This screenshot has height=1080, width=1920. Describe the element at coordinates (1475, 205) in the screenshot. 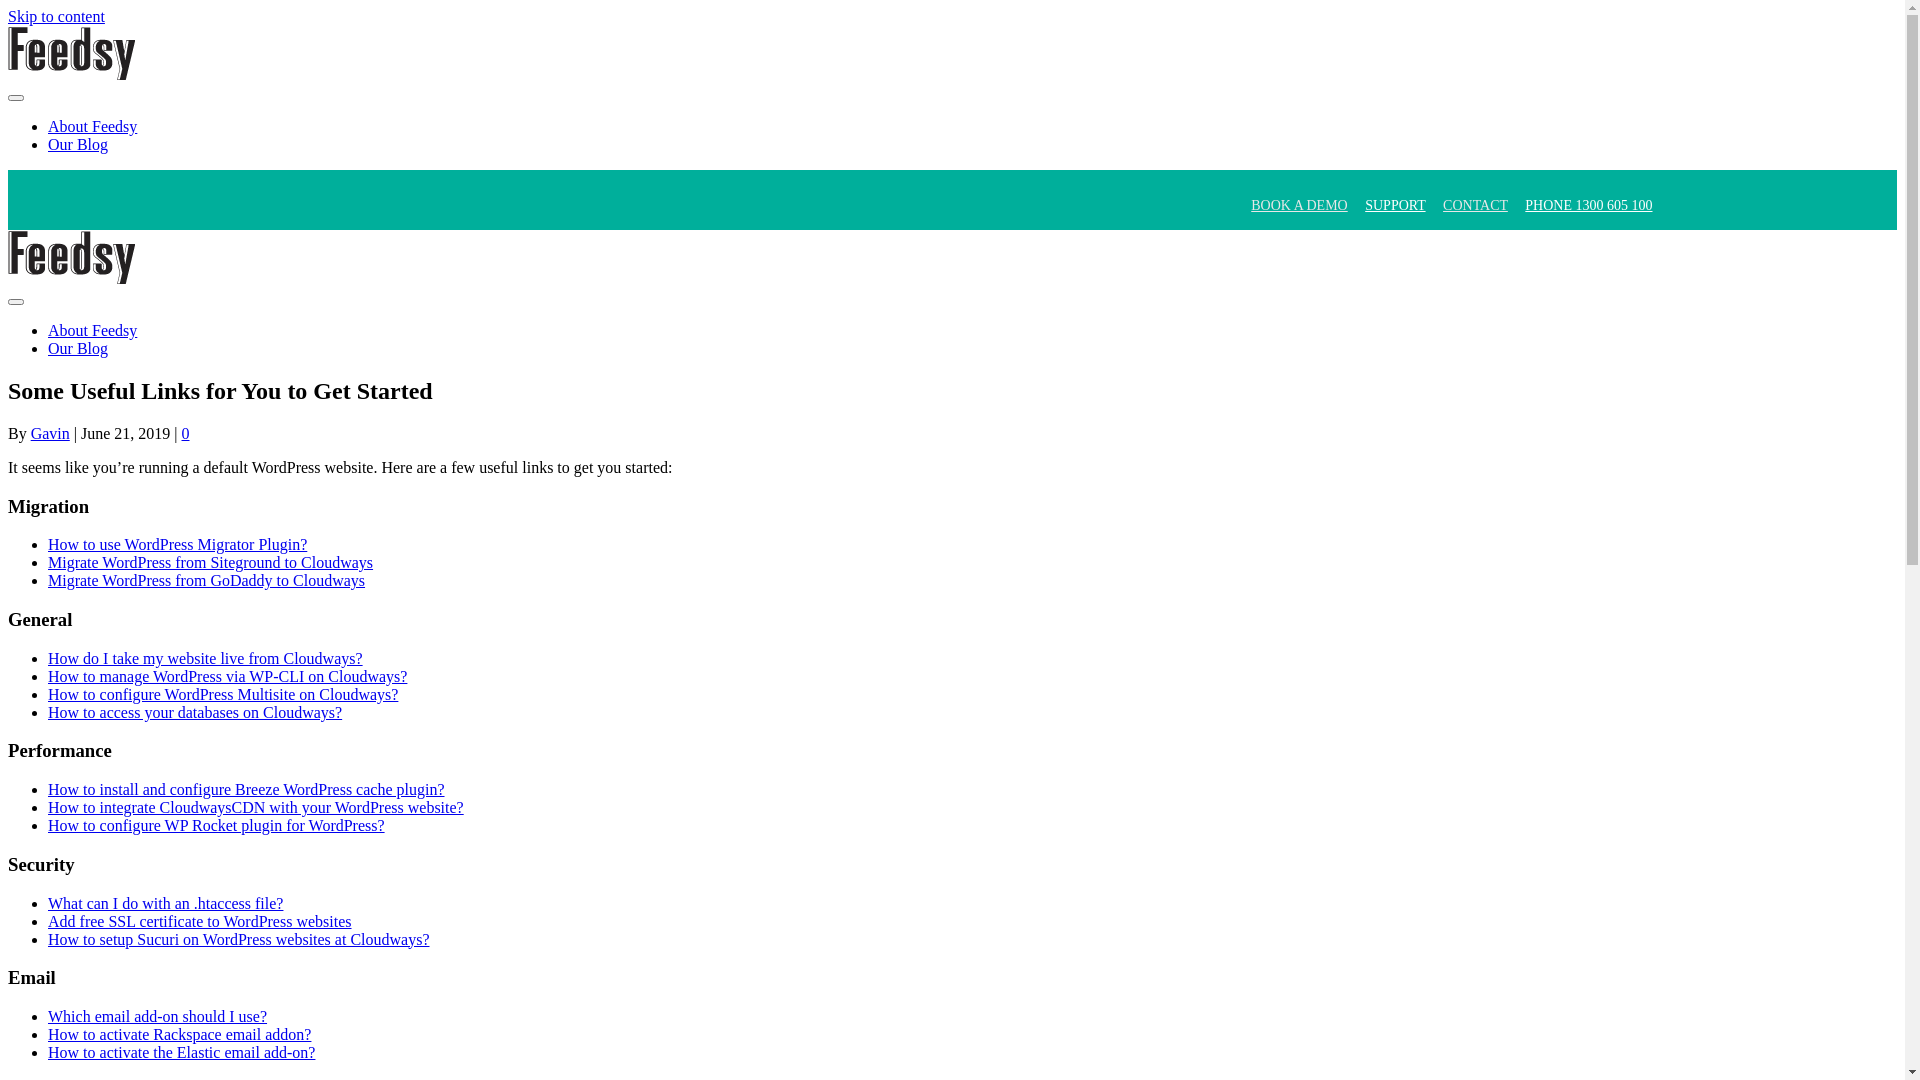

I see `'CONTACT'` at that location.